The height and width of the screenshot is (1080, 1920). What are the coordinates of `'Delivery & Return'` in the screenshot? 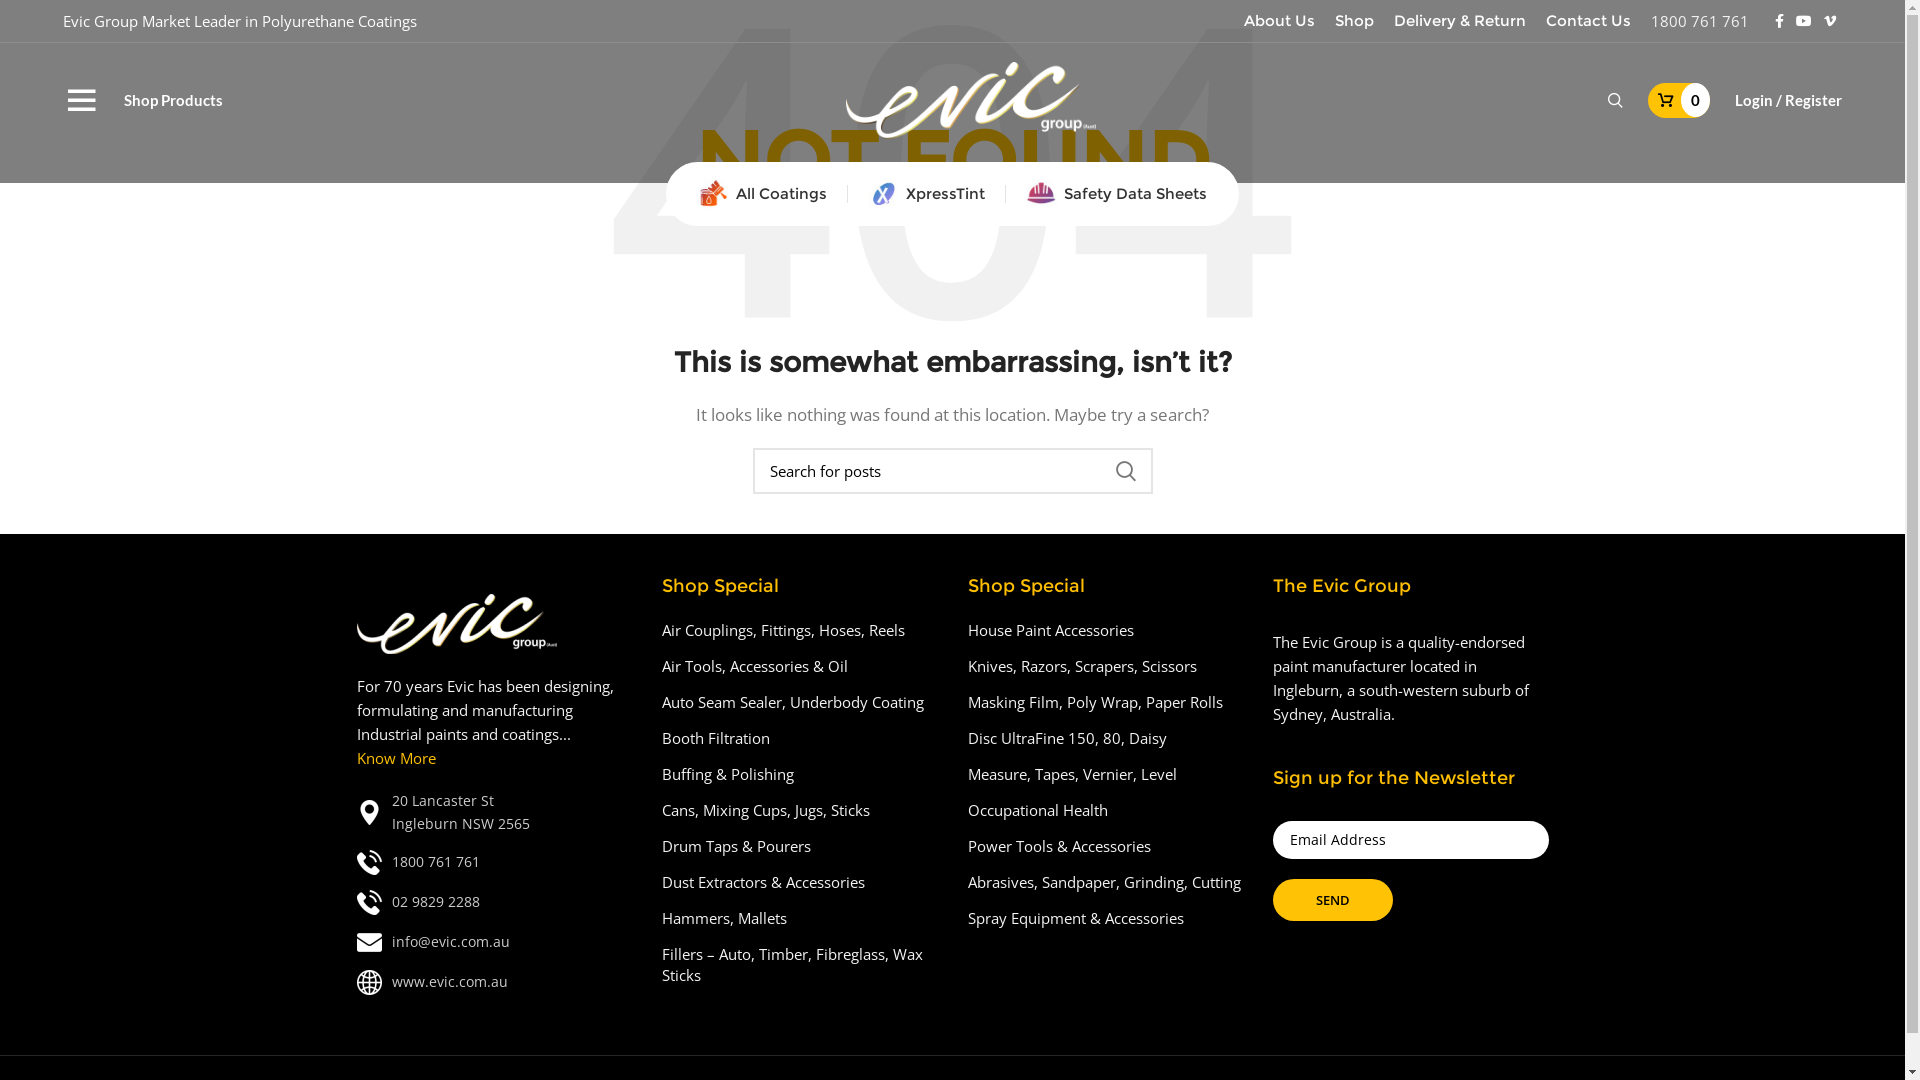 It's located at (1459, 20).